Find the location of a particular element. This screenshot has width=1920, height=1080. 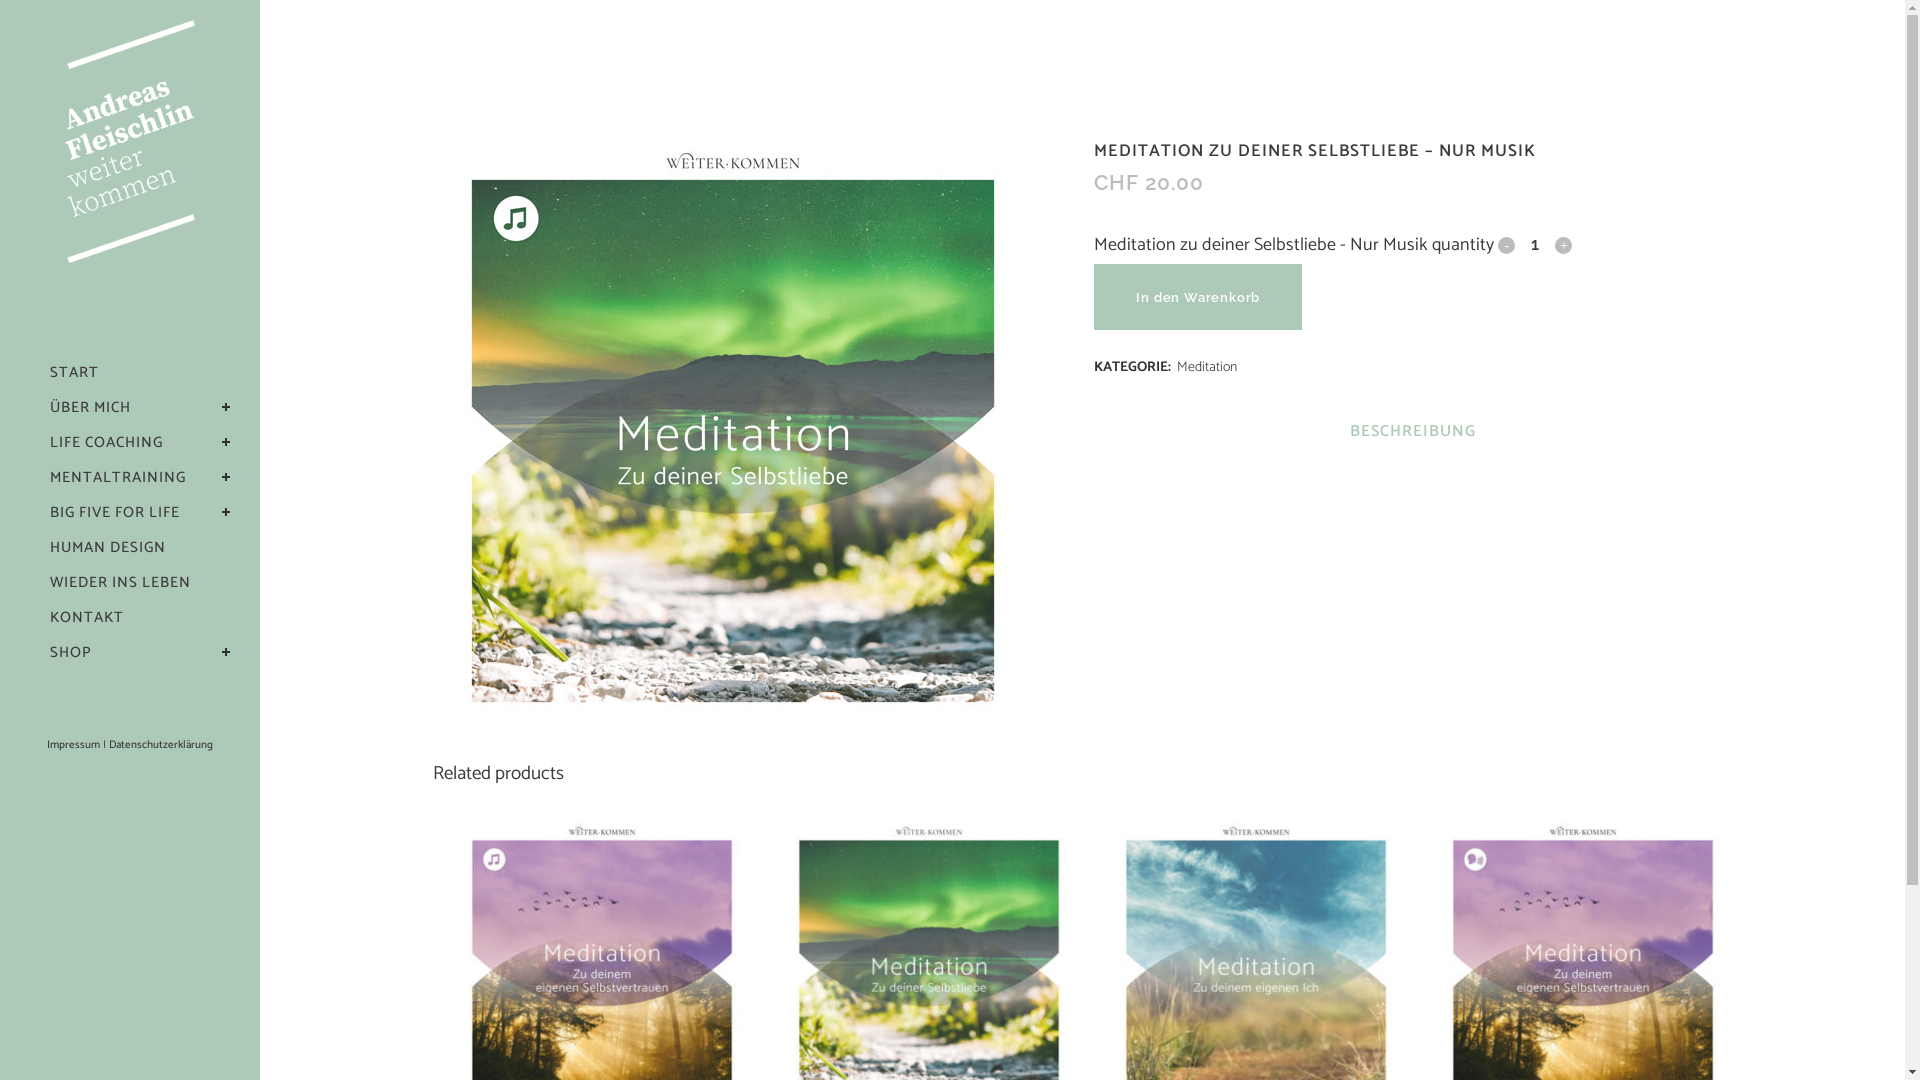

'In den Warenkorb' is located at coordinates (1198, 297).